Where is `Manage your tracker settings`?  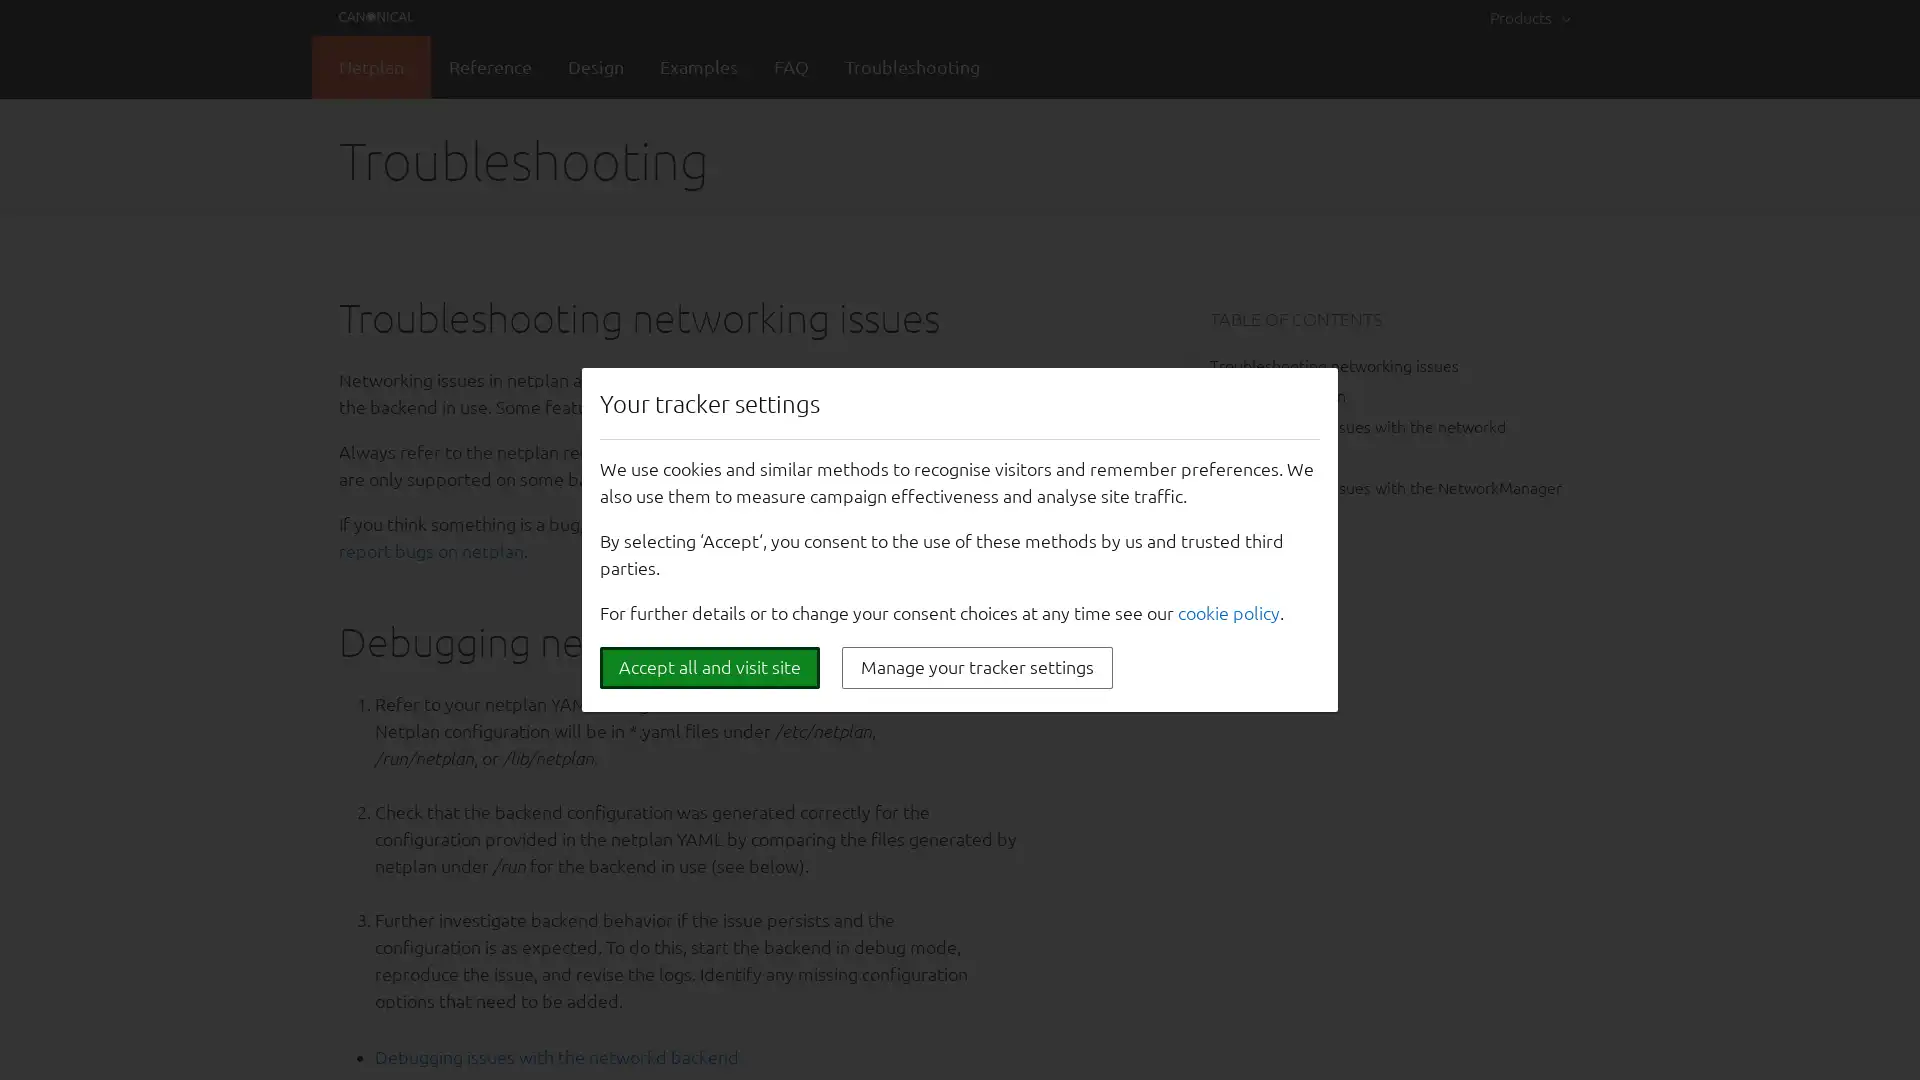
Manage your tracker settings is located at coordinates (977, 667).